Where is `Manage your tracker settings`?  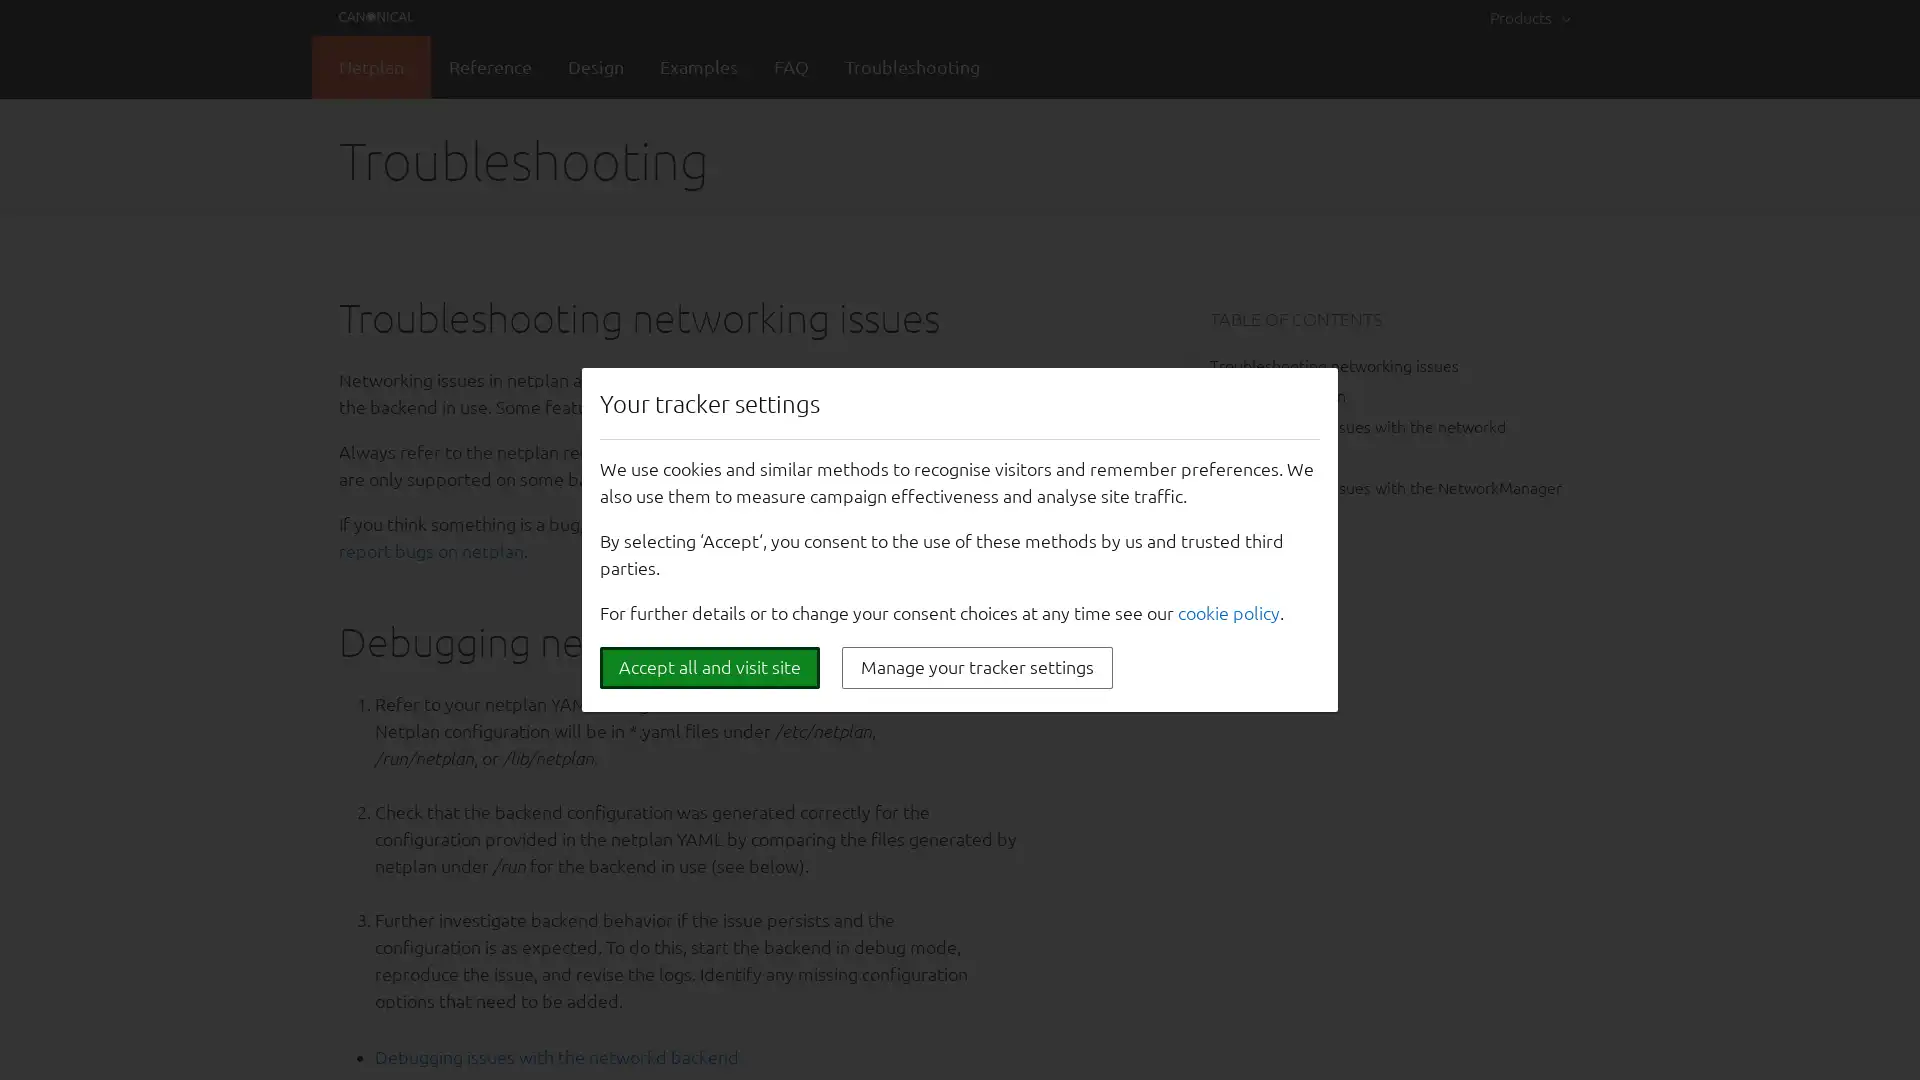
Manage your tracker settings is located at coordinates (977, 667).